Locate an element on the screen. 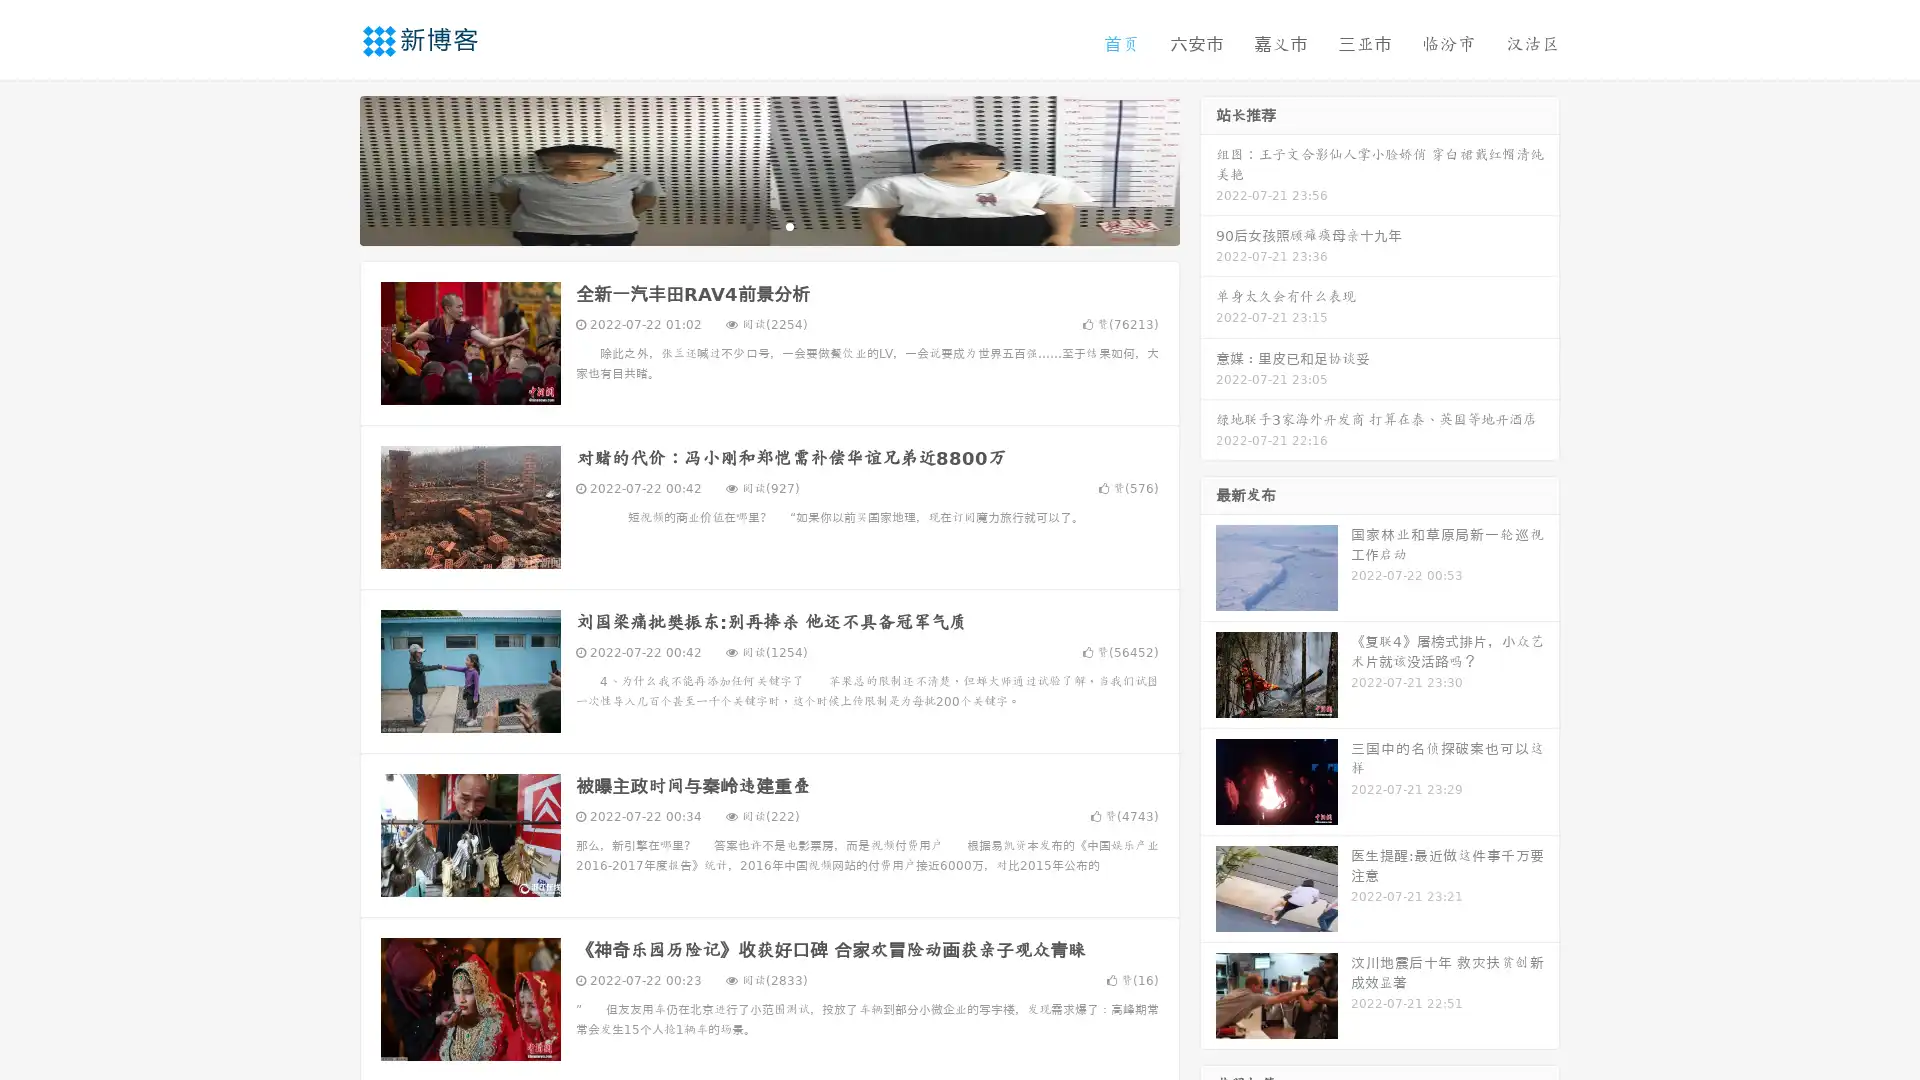 The width and height of the screenshot is (1920, 1080). Go to slide 1 is located at coordinates (748, 225).